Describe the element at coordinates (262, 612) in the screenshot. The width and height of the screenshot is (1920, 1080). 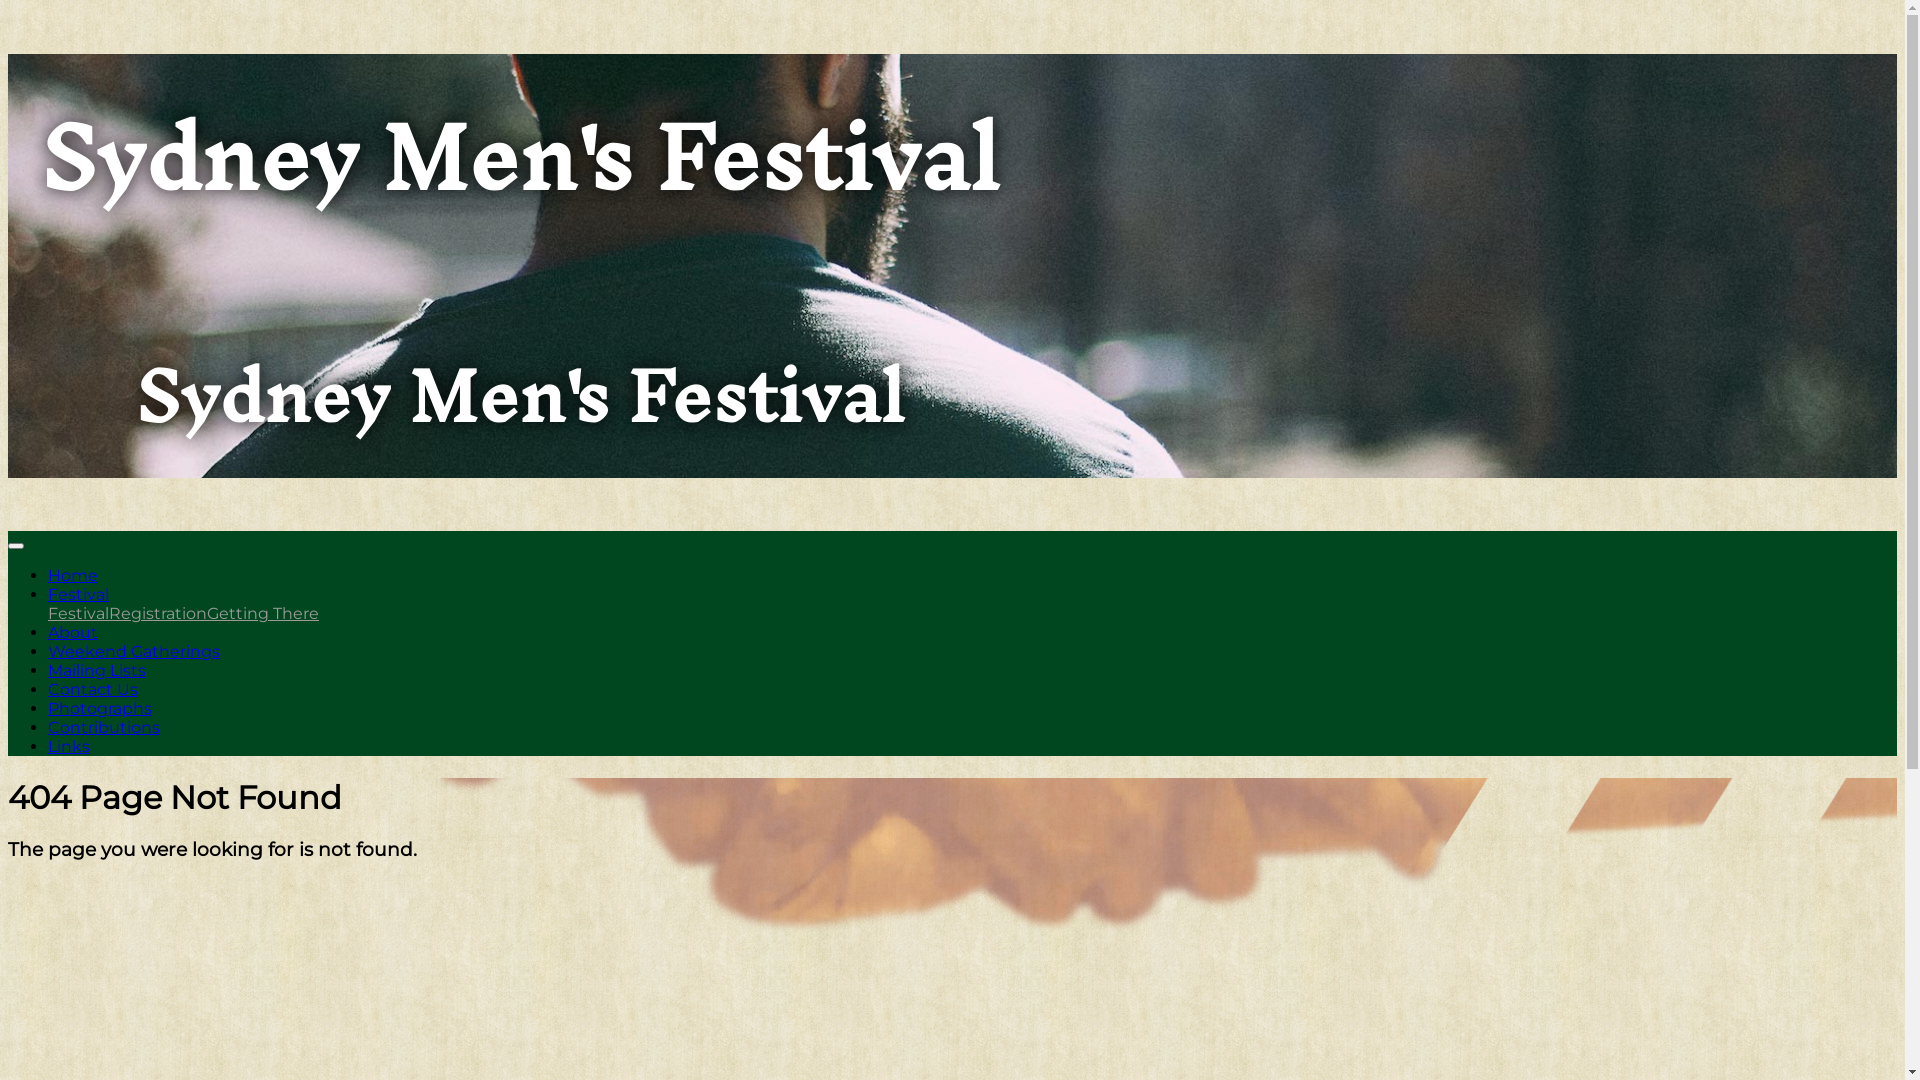
I see `'Getting There'` at that location.